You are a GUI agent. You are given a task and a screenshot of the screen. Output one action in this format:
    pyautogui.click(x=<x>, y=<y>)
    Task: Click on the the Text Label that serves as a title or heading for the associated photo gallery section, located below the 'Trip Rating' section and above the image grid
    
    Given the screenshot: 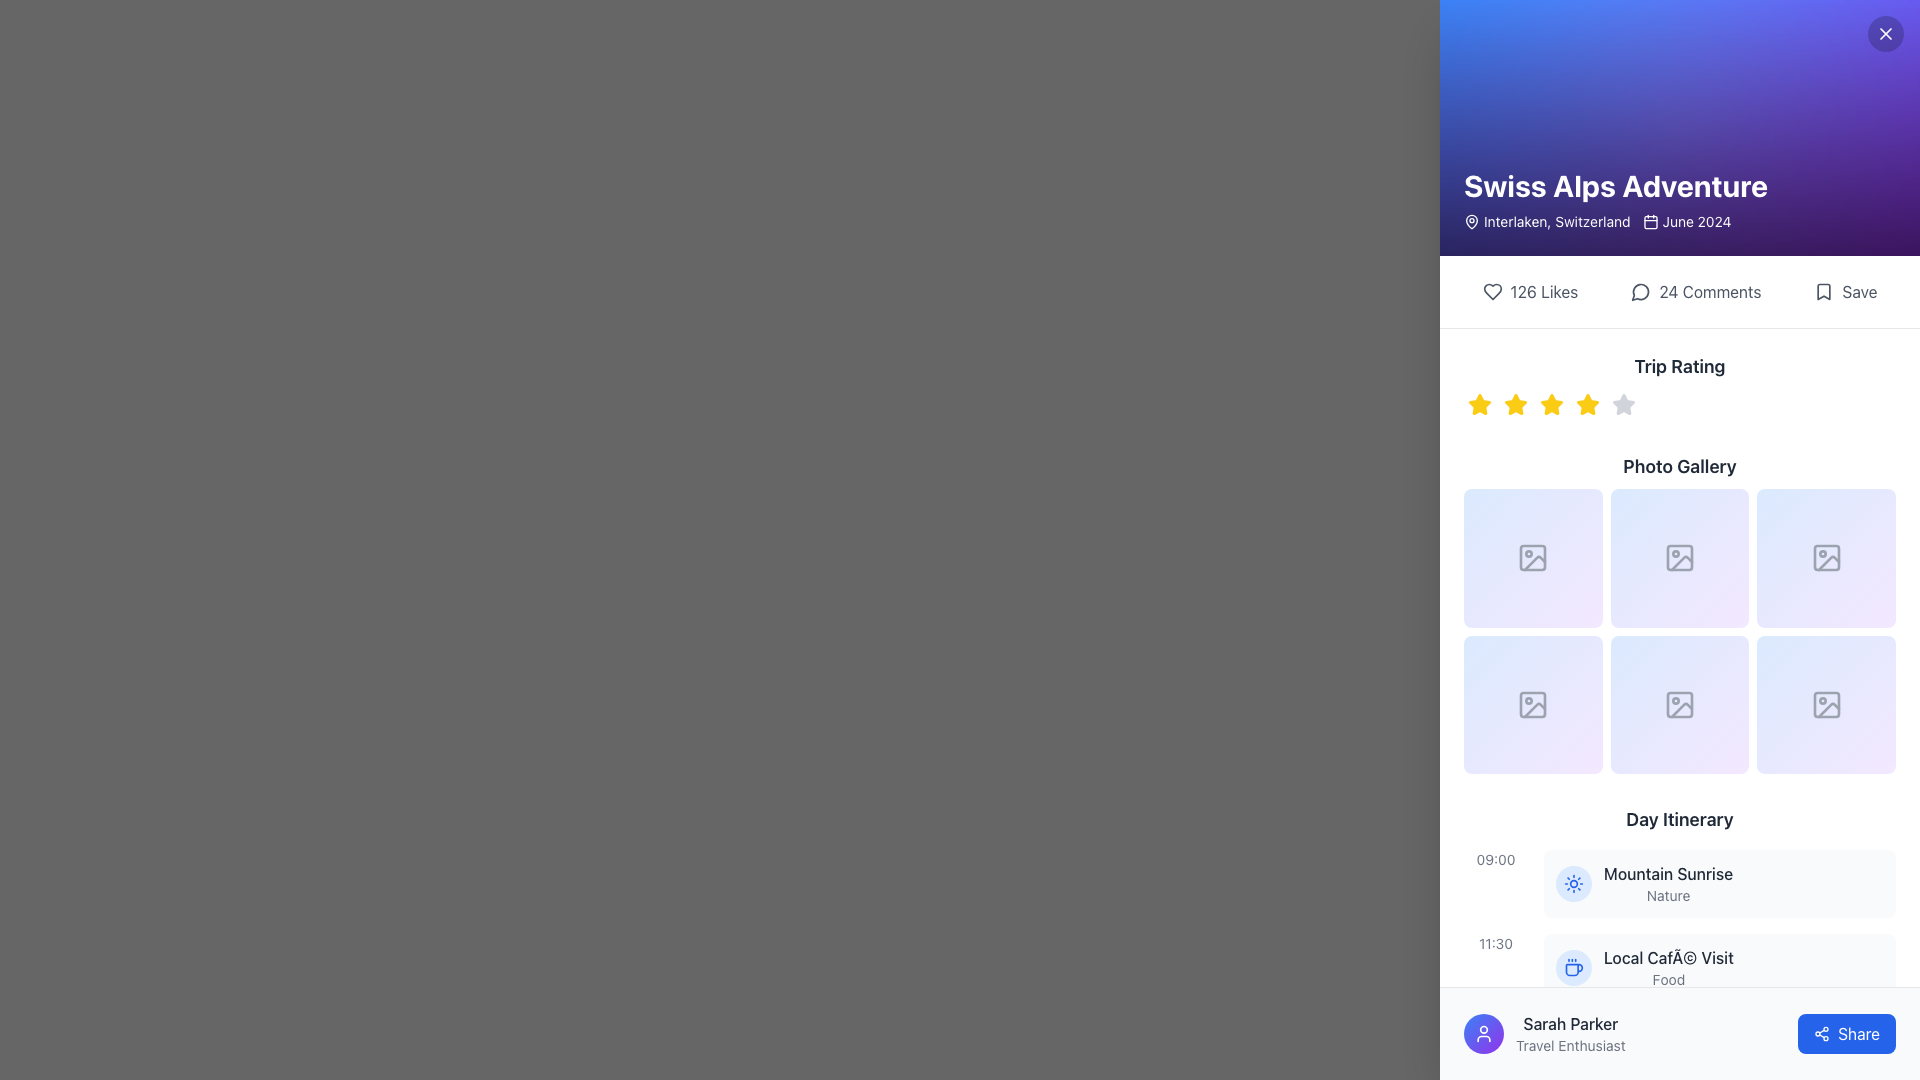 What is the action you would take?
    pyautogui.click(x=1680, y=466)
    